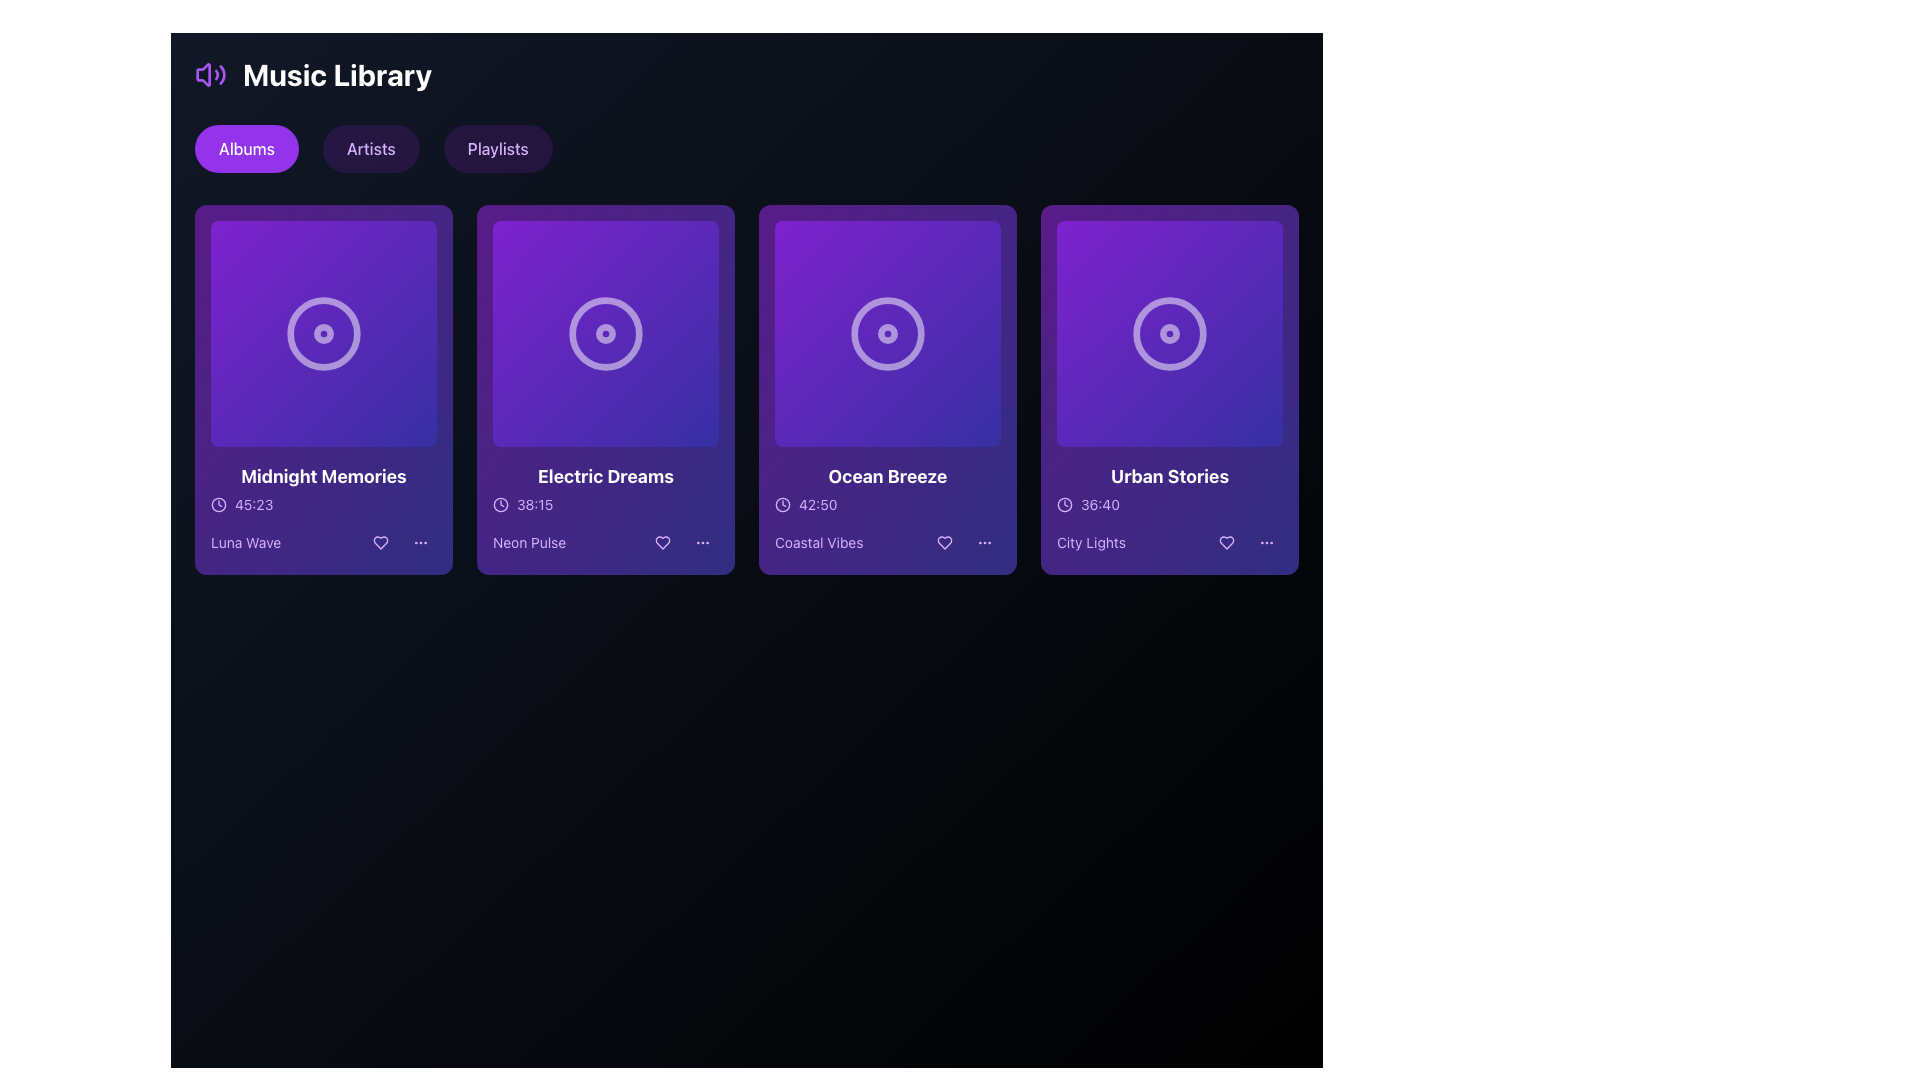 This screenshot has height=1080, width=1920. I want to click on the favorite icon located at the bottom-right corner of the 'Electric Dreams' card, so click(662, 543).